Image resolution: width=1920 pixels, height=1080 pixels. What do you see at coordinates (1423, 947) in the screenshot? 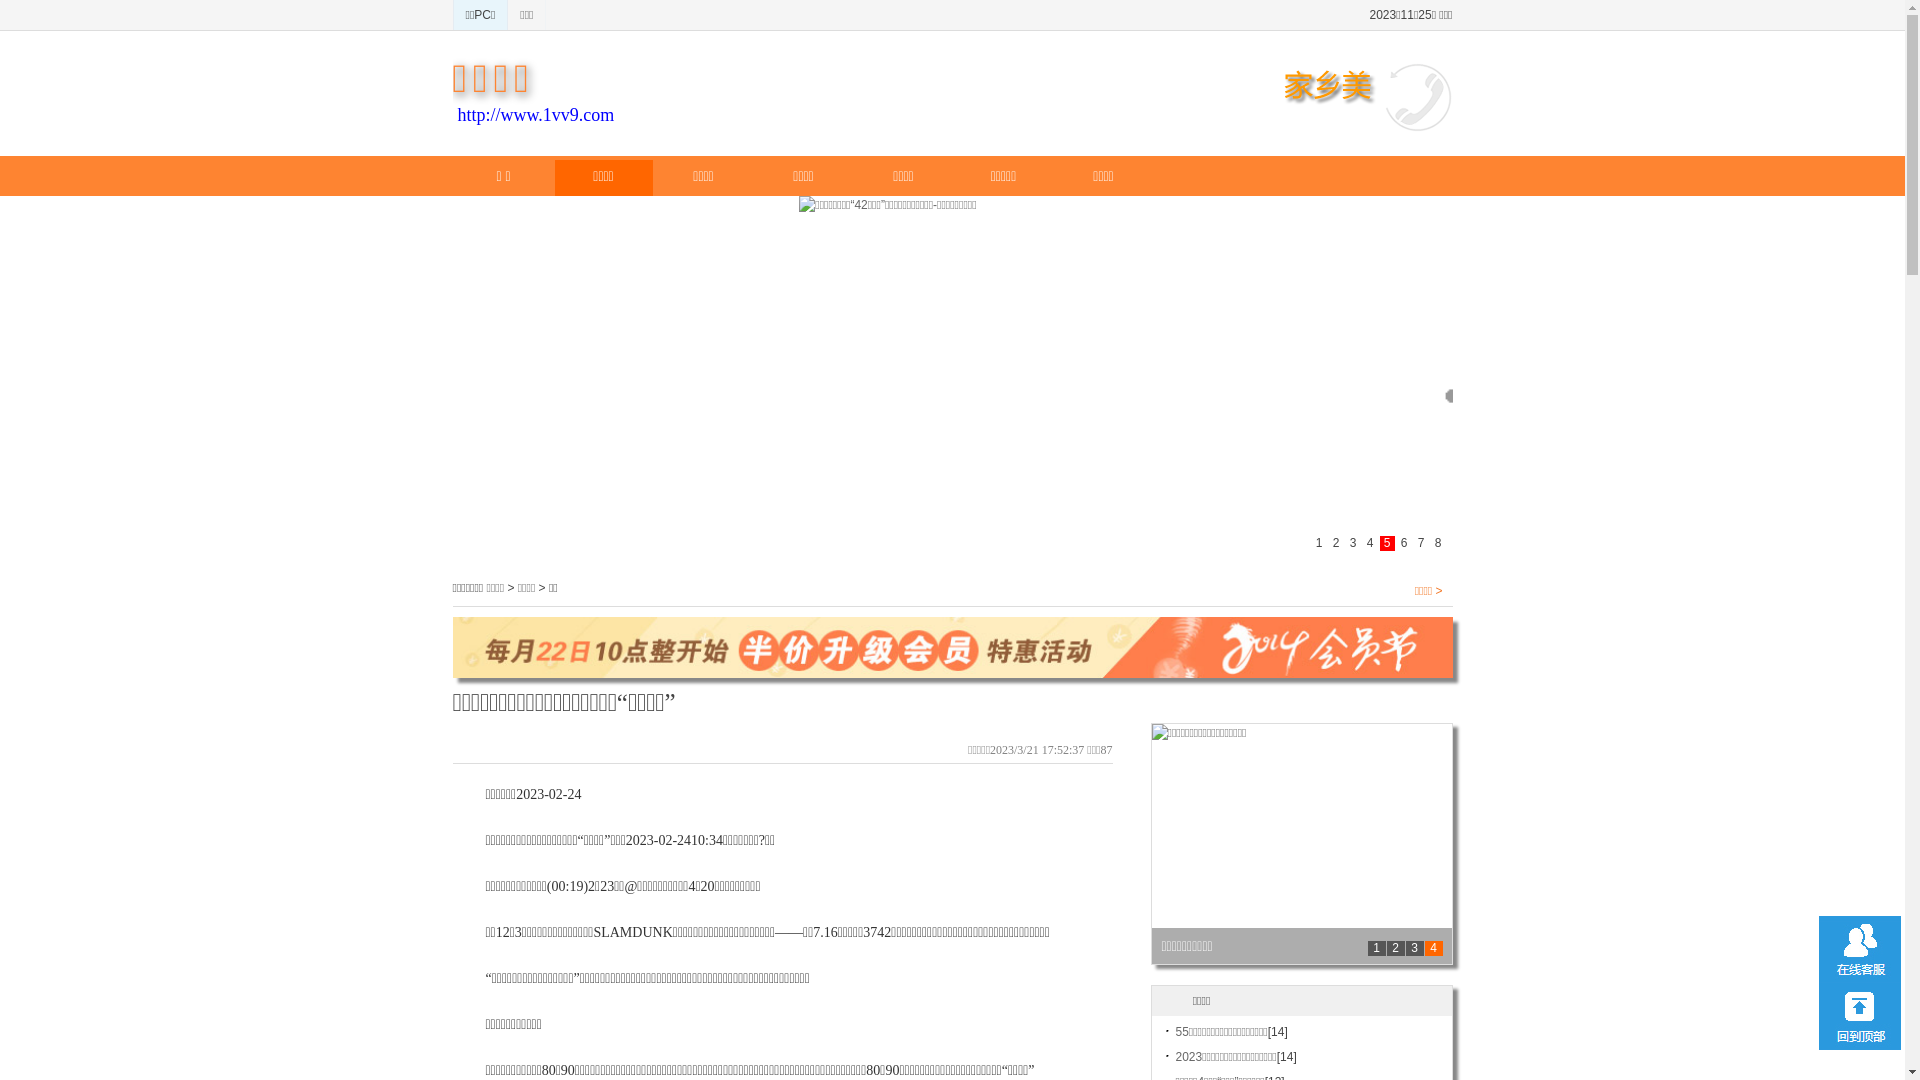
I see `'4'` at bounding box center [1423, 947].